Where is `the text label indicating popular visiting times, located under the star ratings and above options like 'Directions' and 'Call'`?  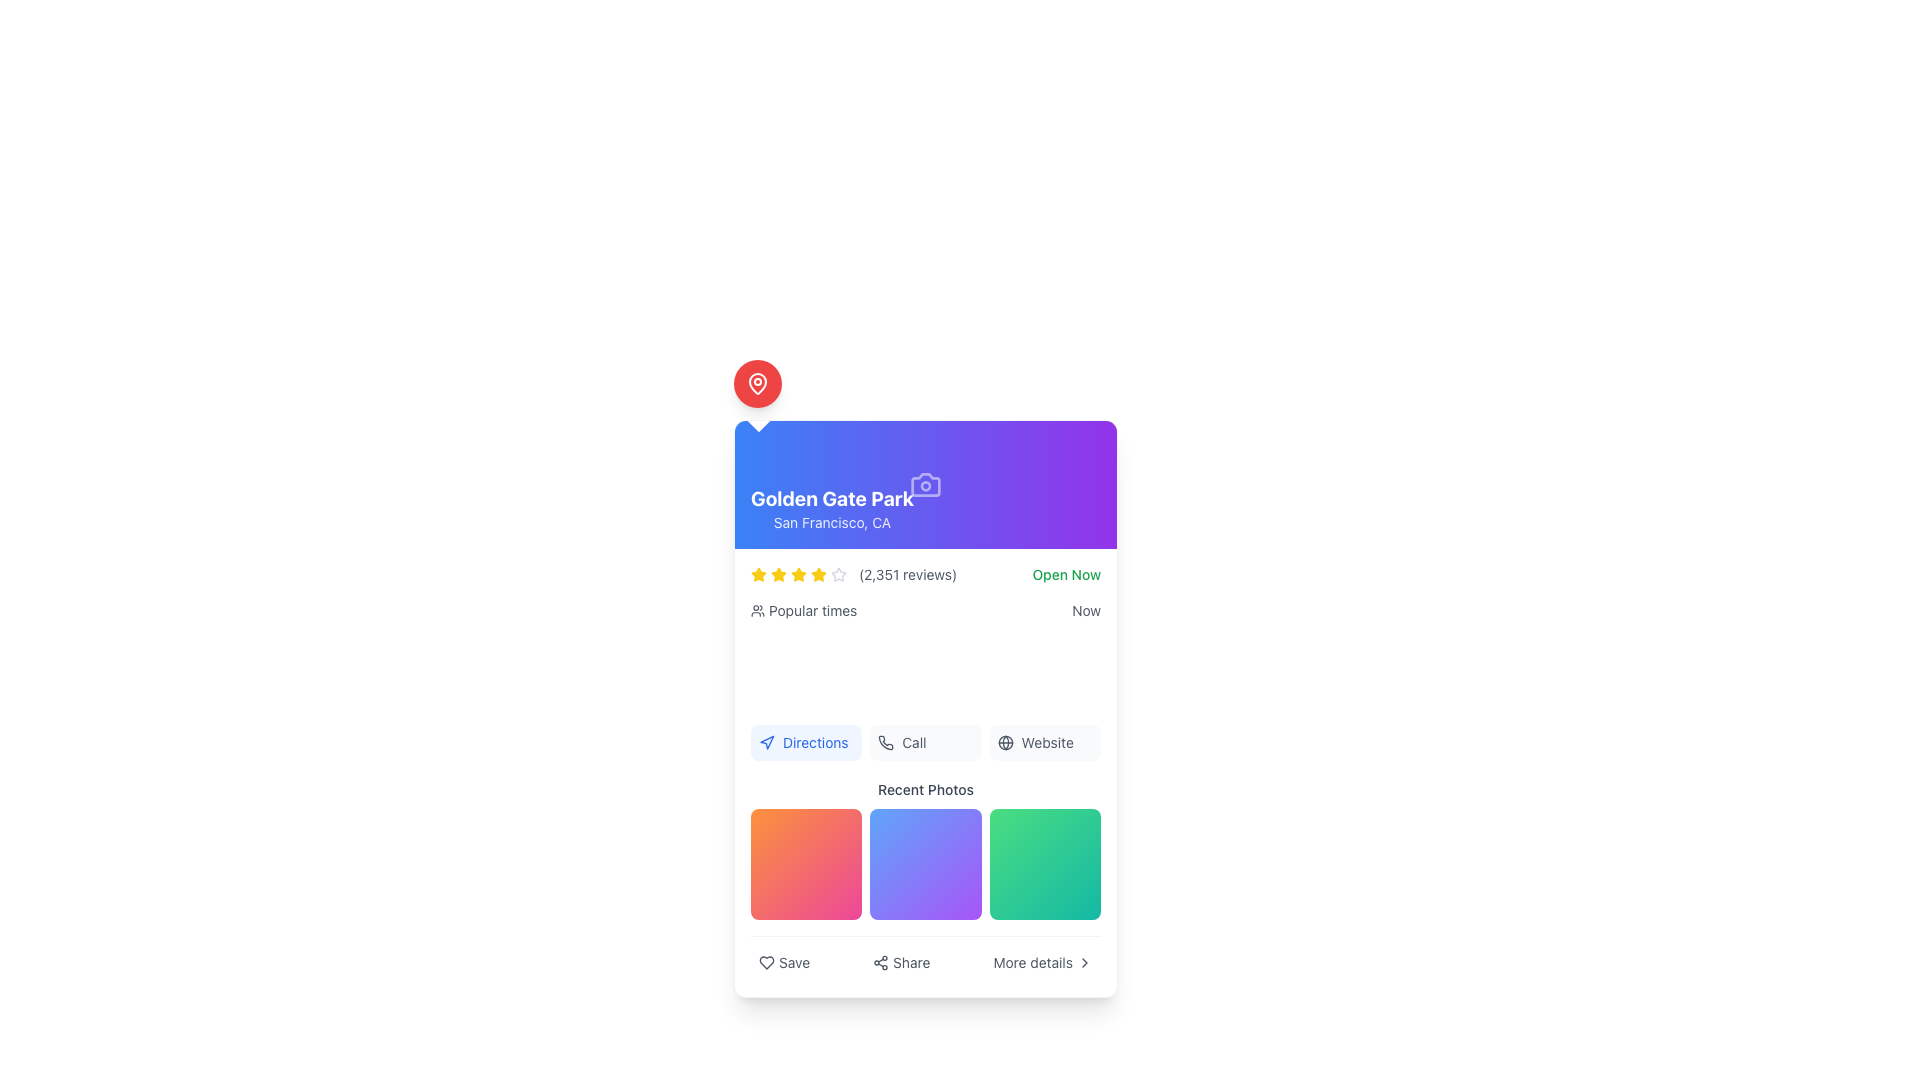 the text label indicating popular visiting times, located under the star ratings and above options like 'Directions' and 'Call' is located at coordinates (804, 609).